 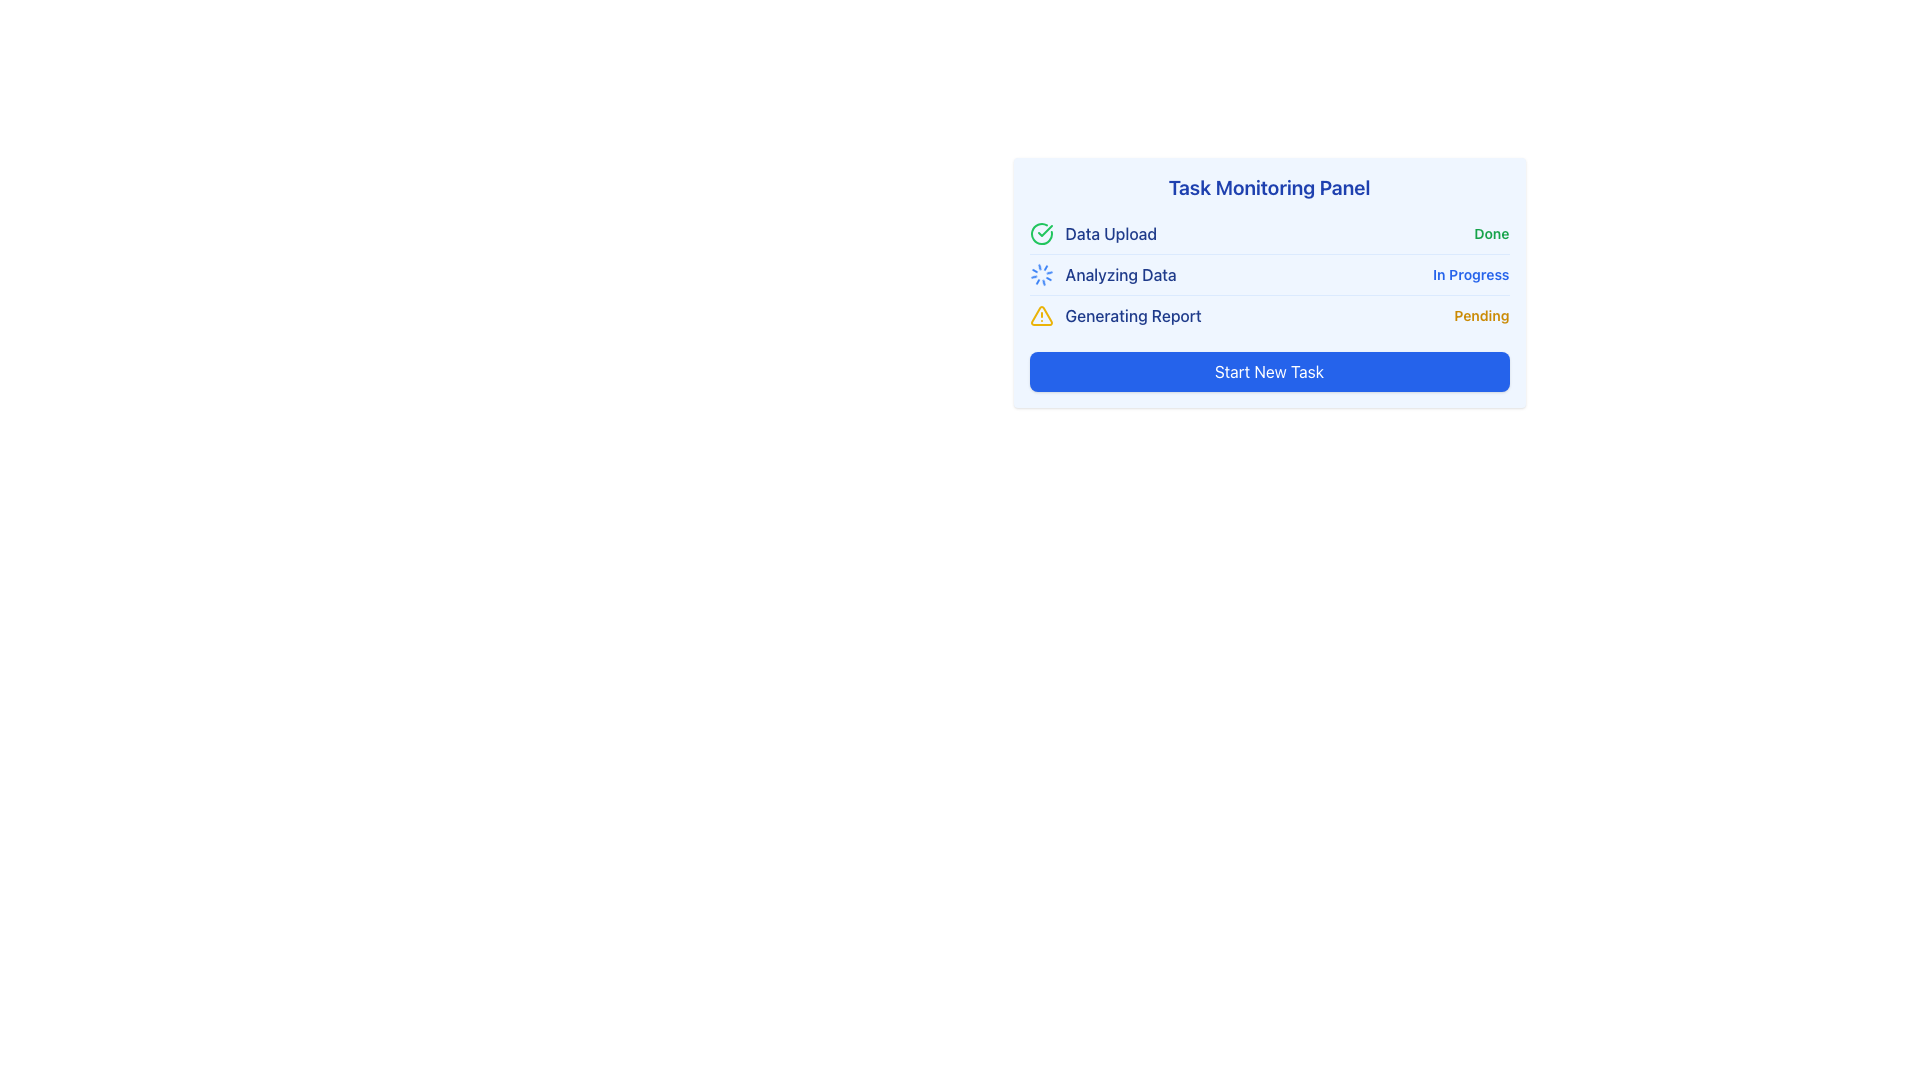 What do you see at coordinates (1092, 233) in the screenshot?
I see `the status label indicating that the 'Data Upload' task has been completed, which is the first element in the vertical list within the 'Task Monitoring Panel'` at bounding box center [1092, 233].